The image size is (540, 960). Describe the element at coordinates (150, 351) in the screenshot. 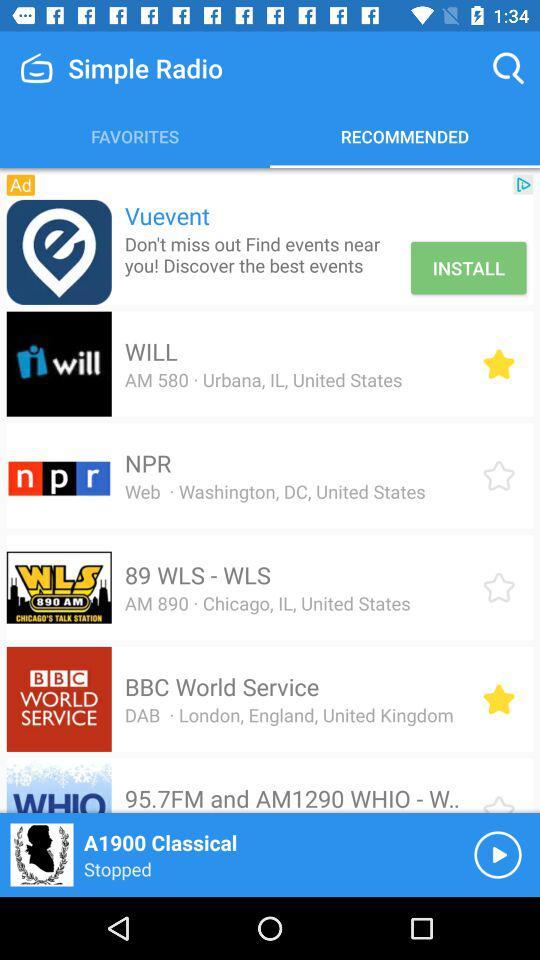

I see `the will icon` at that location.